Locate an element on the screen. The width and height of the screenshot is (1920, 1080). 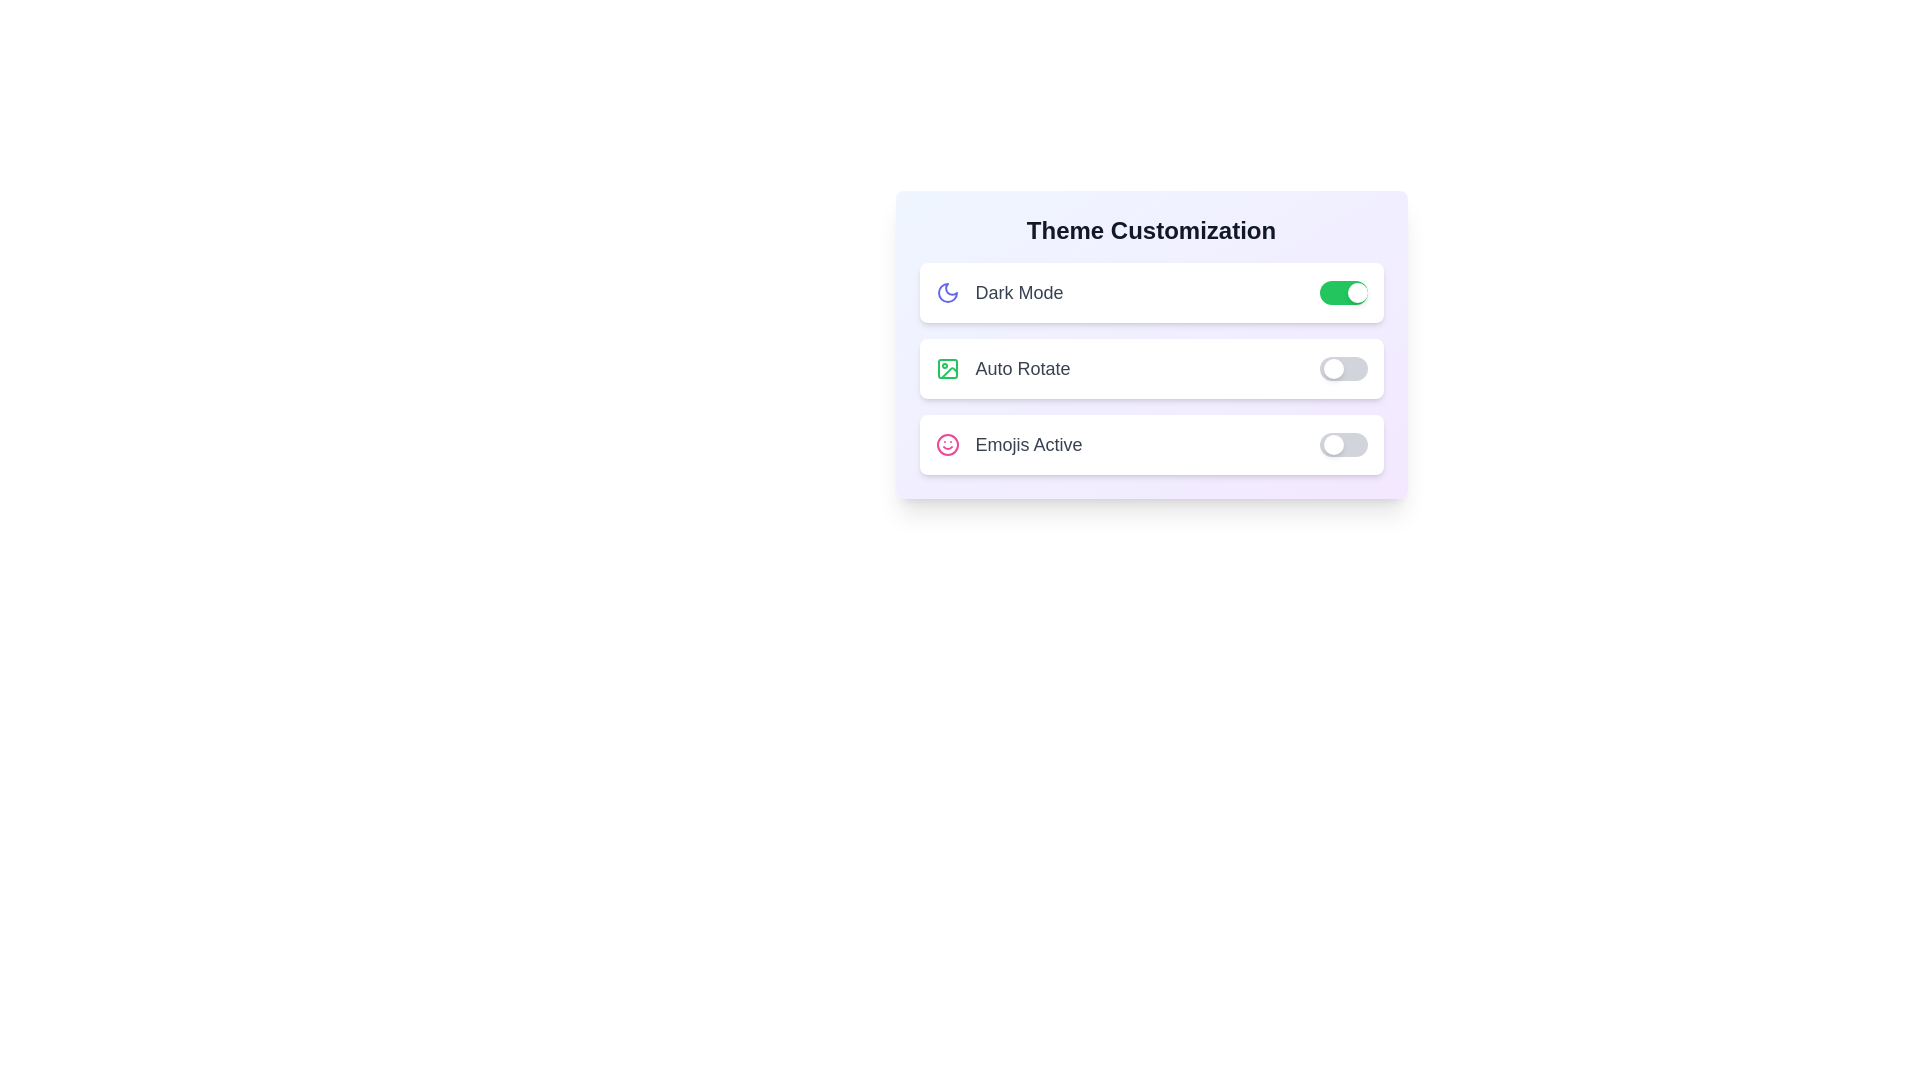
static textual label displaying 'Dark Mode' in a bold gray font, which is the rightmost option in the theme customization settings is located at coordinates (1019, 293).